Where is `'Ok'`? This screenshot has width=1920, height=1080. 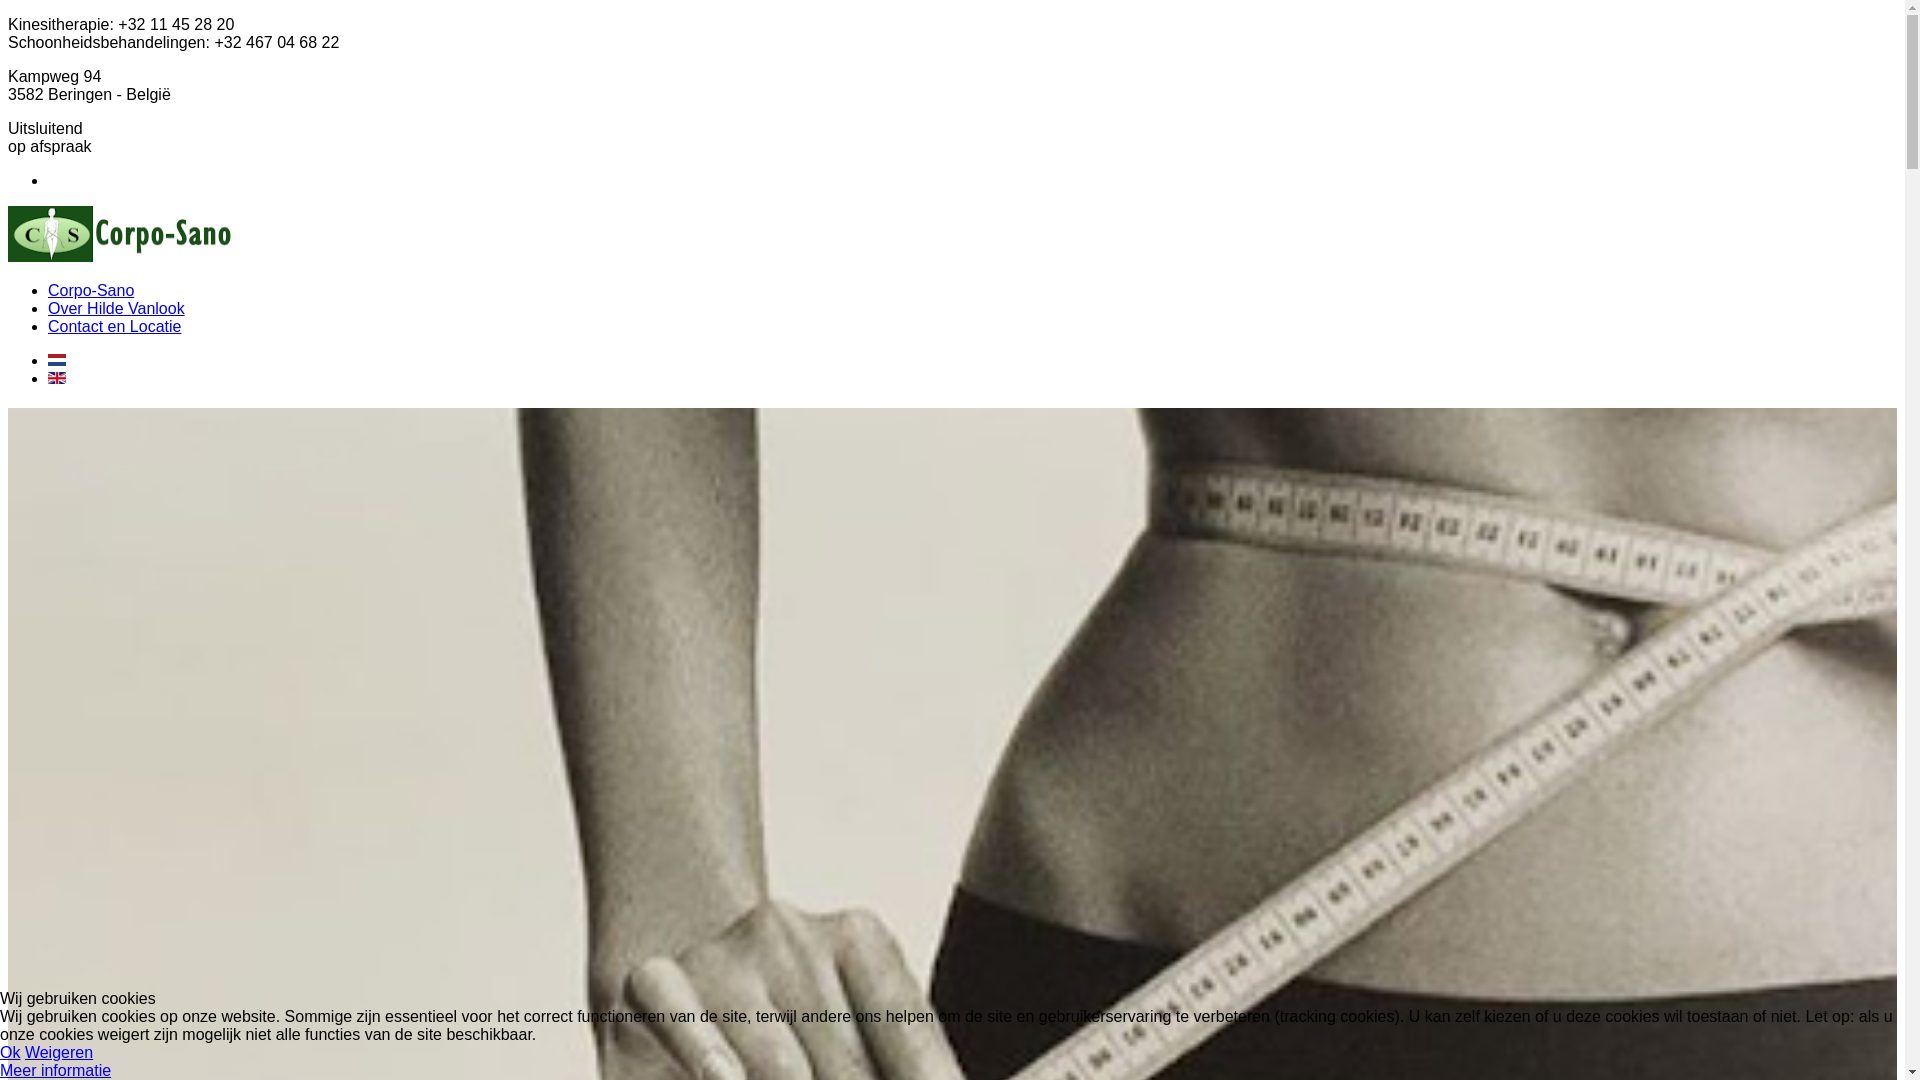
'Ok' is located at coordinates (0, 1051).